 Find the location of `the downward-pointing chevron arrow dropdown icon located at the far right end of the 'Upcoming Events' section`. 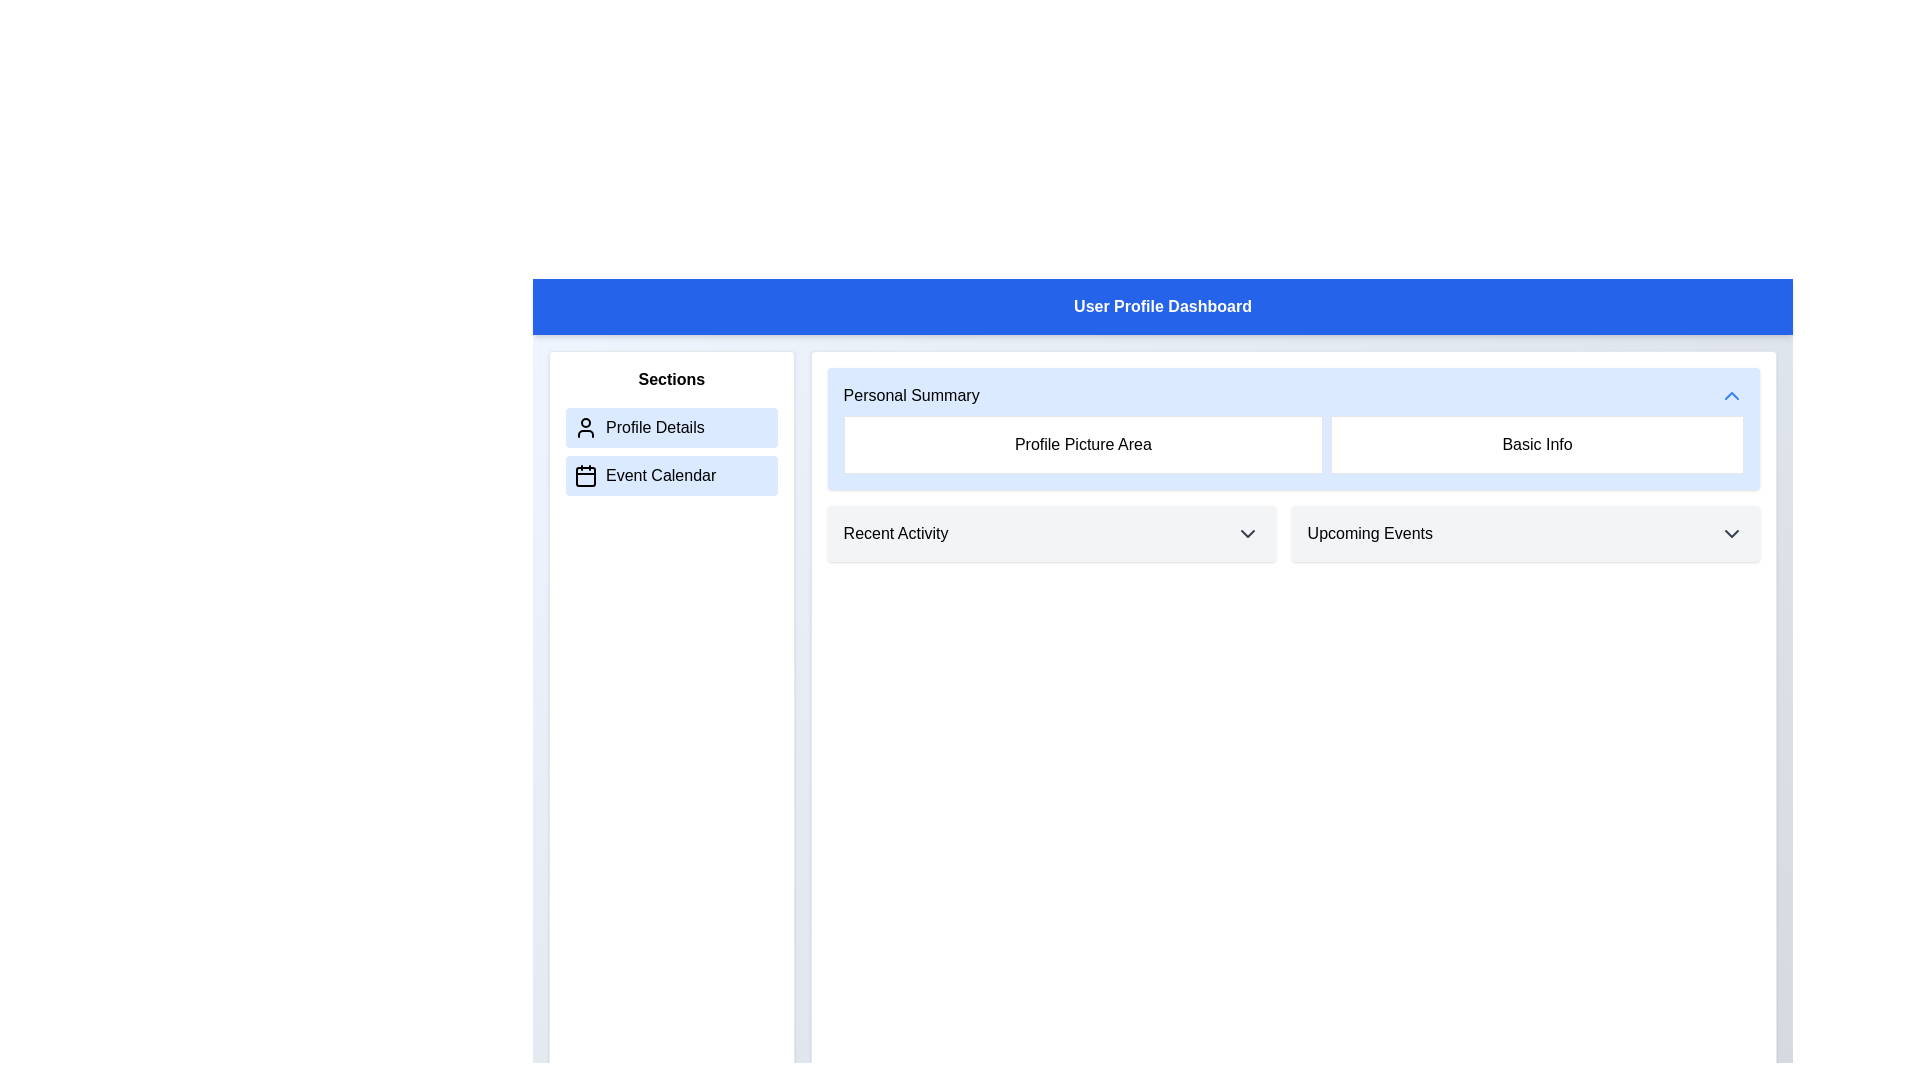

the downward-pointing chevron arrow dropdown icon located at the far right end of the 'Upcoming Events' section is located at coordinates (1731, 532).